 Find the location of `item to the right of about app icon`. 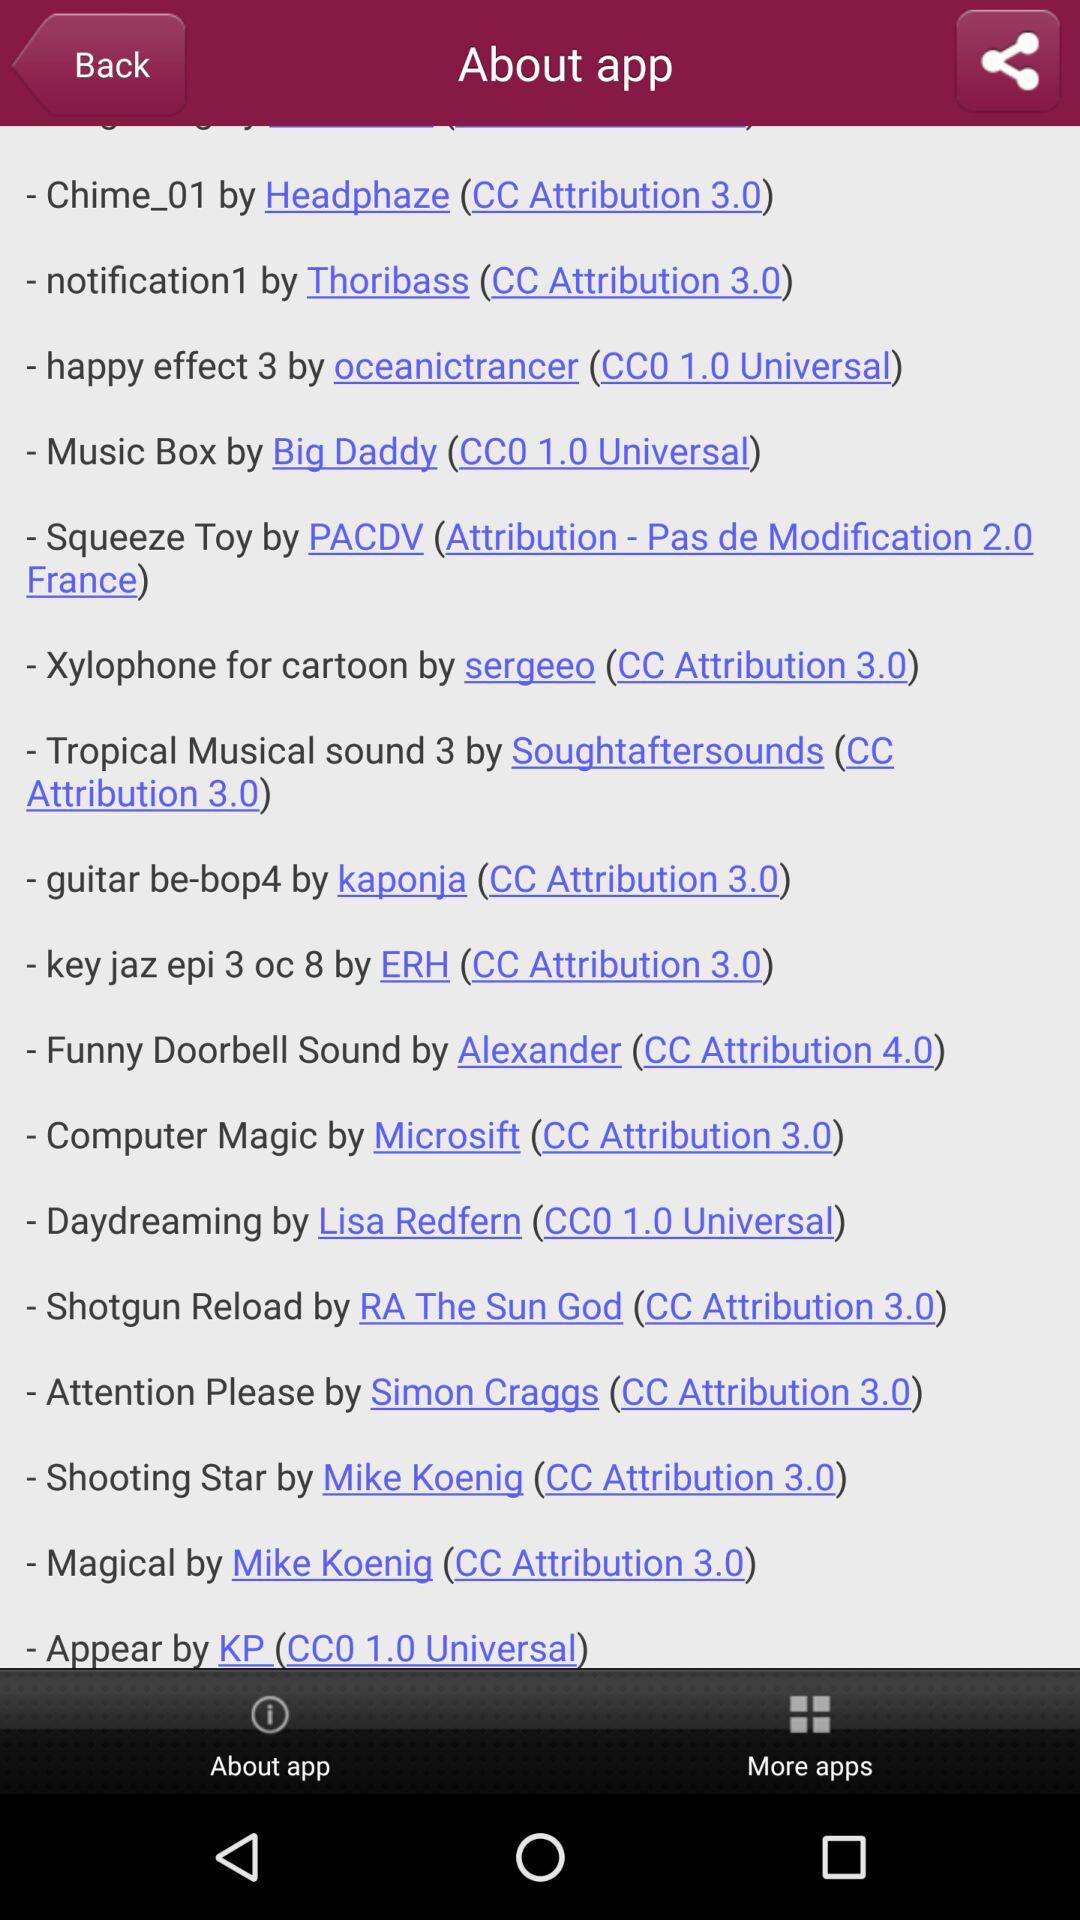

item to the right of about app icon is located at coordinates (810, 1732).